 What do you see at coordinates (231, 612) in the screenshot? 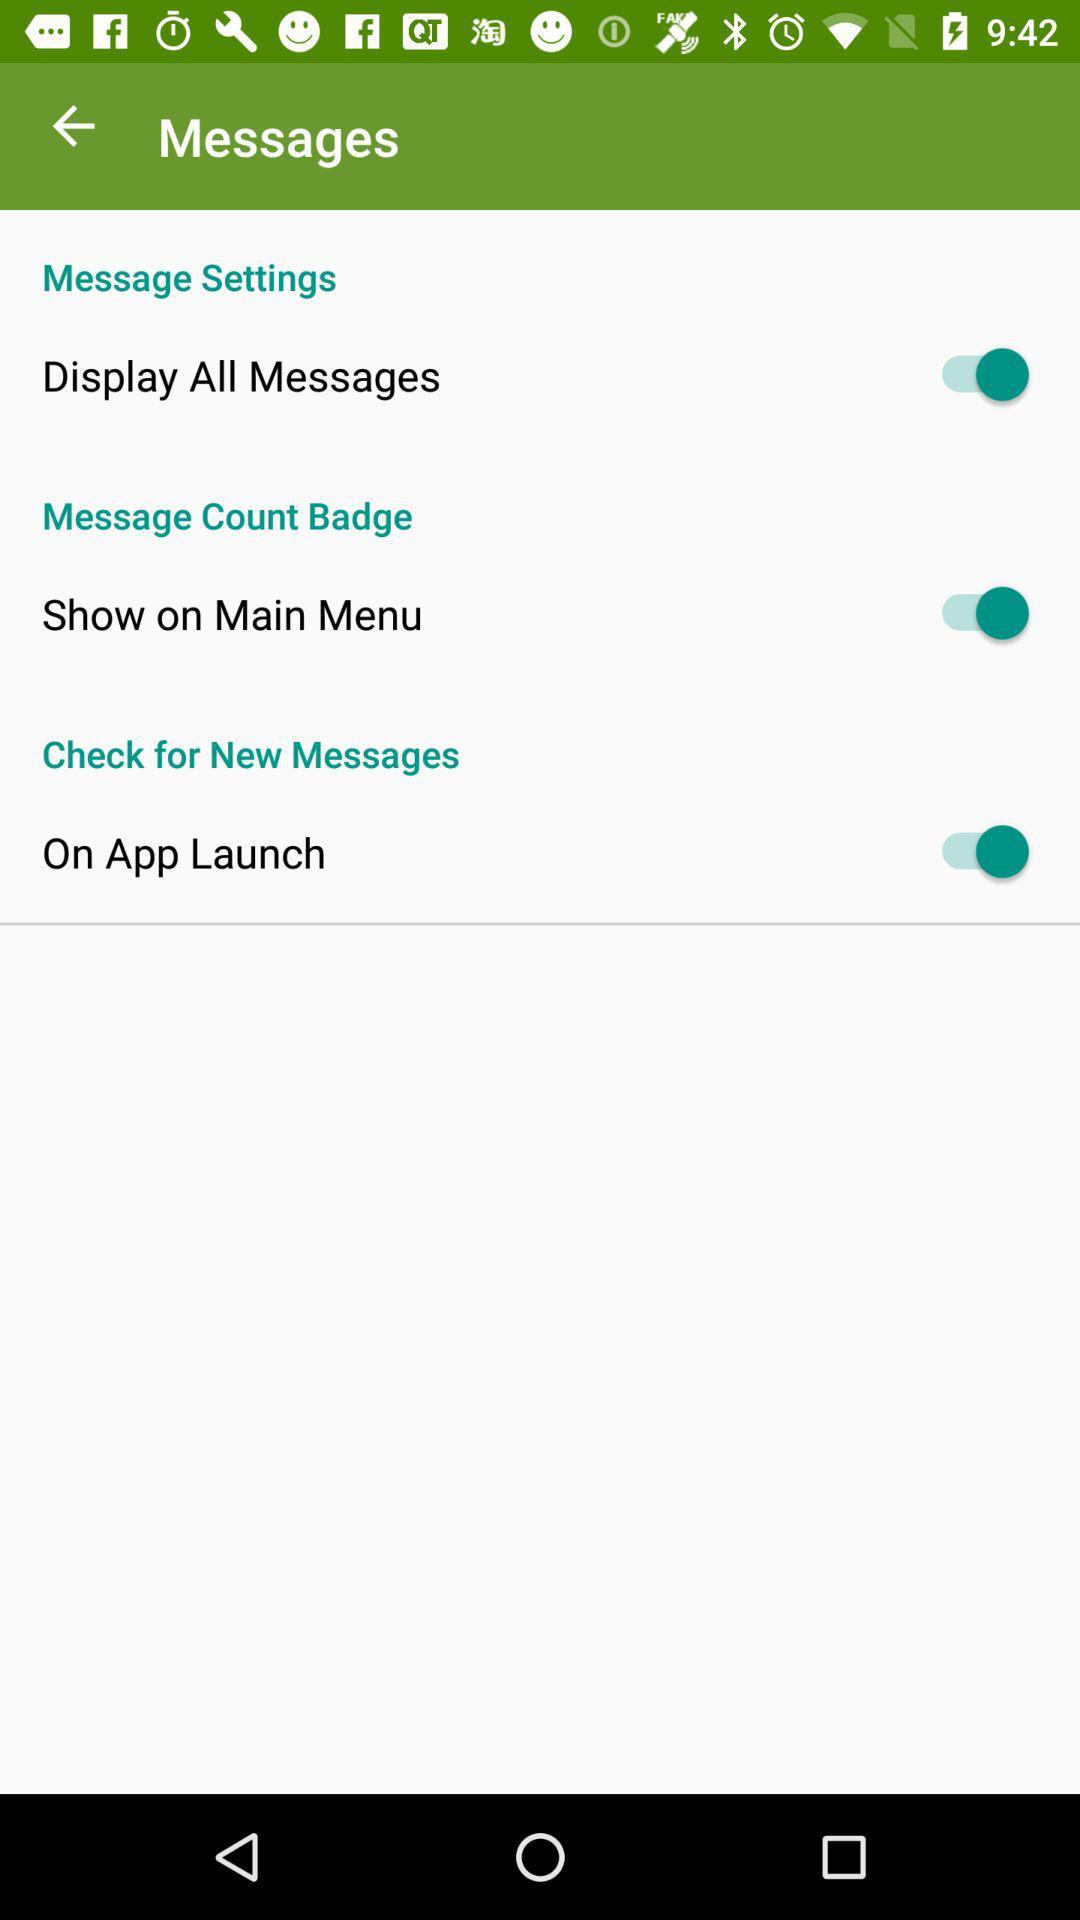
I see `show on main icon` at bounding box center [231, 612].